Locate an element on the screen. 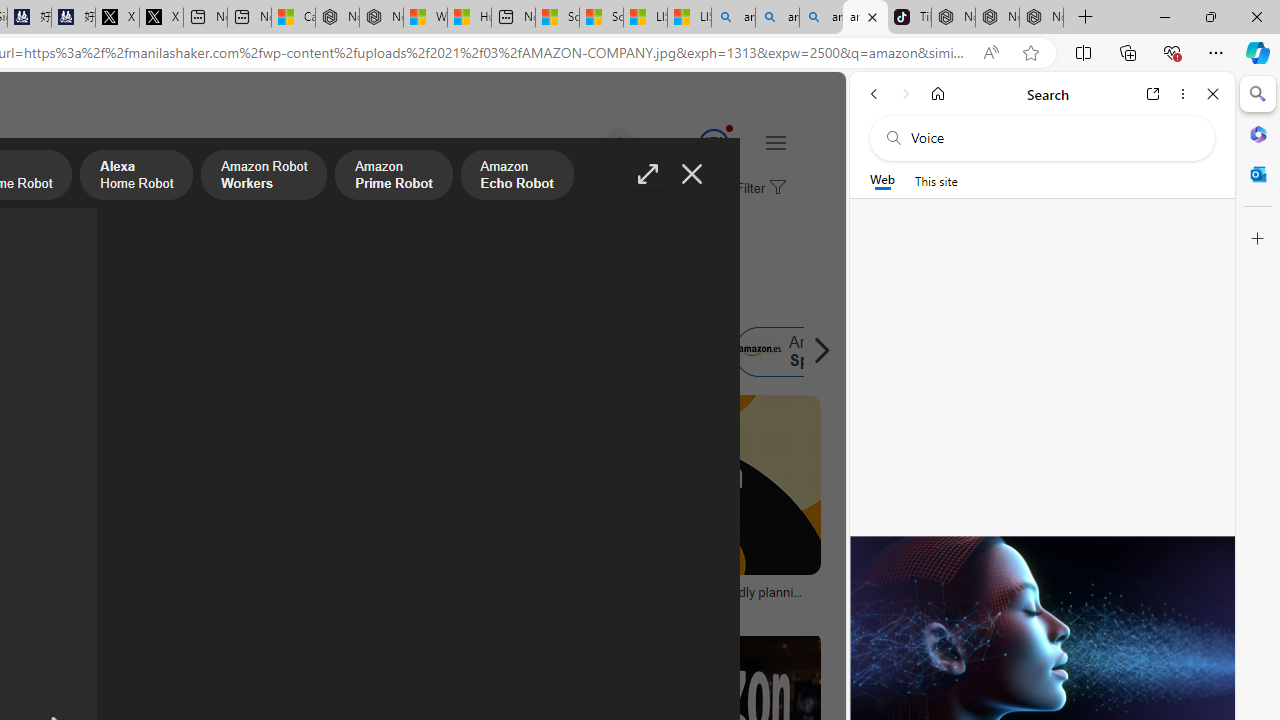  'Amazon Shoes' is located at coordinates (659, 351).